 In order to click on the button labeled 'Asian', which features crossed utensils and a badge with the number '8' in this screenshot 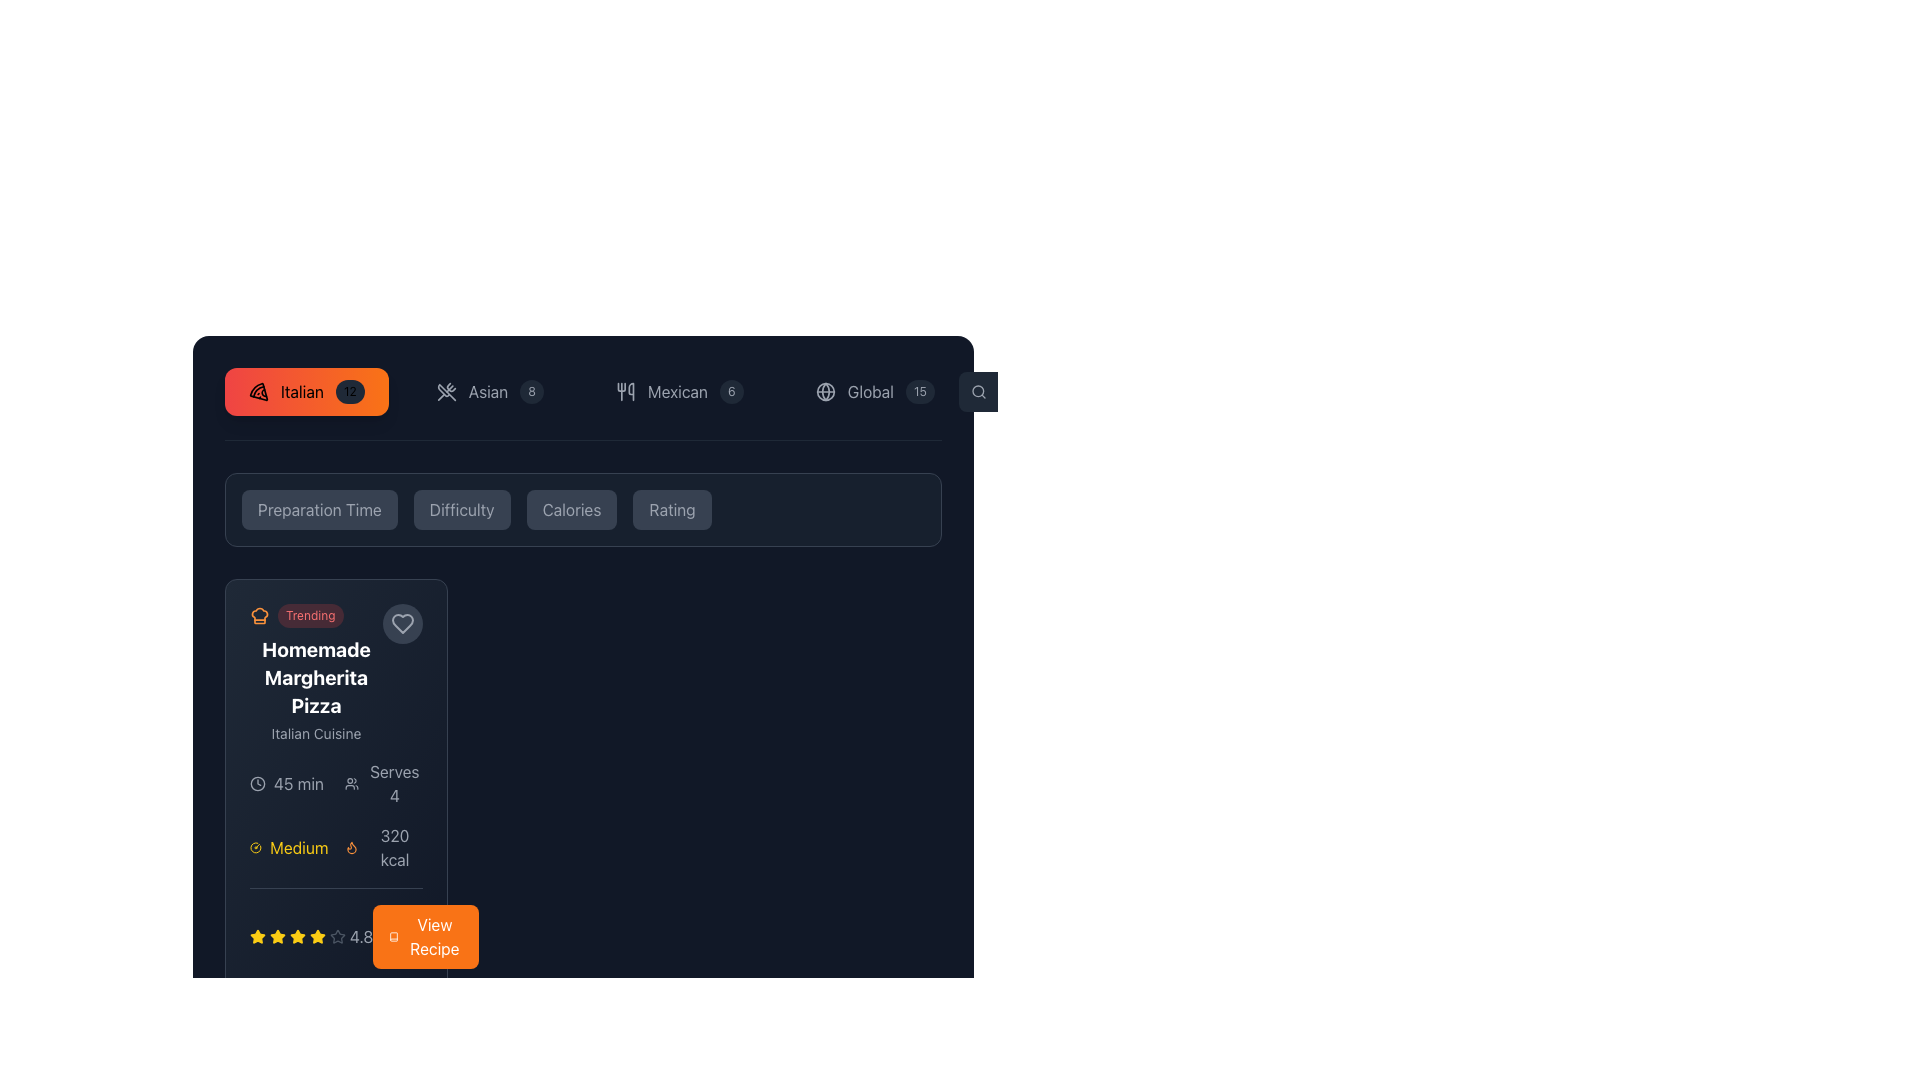, I will do `click(490, 392)`.